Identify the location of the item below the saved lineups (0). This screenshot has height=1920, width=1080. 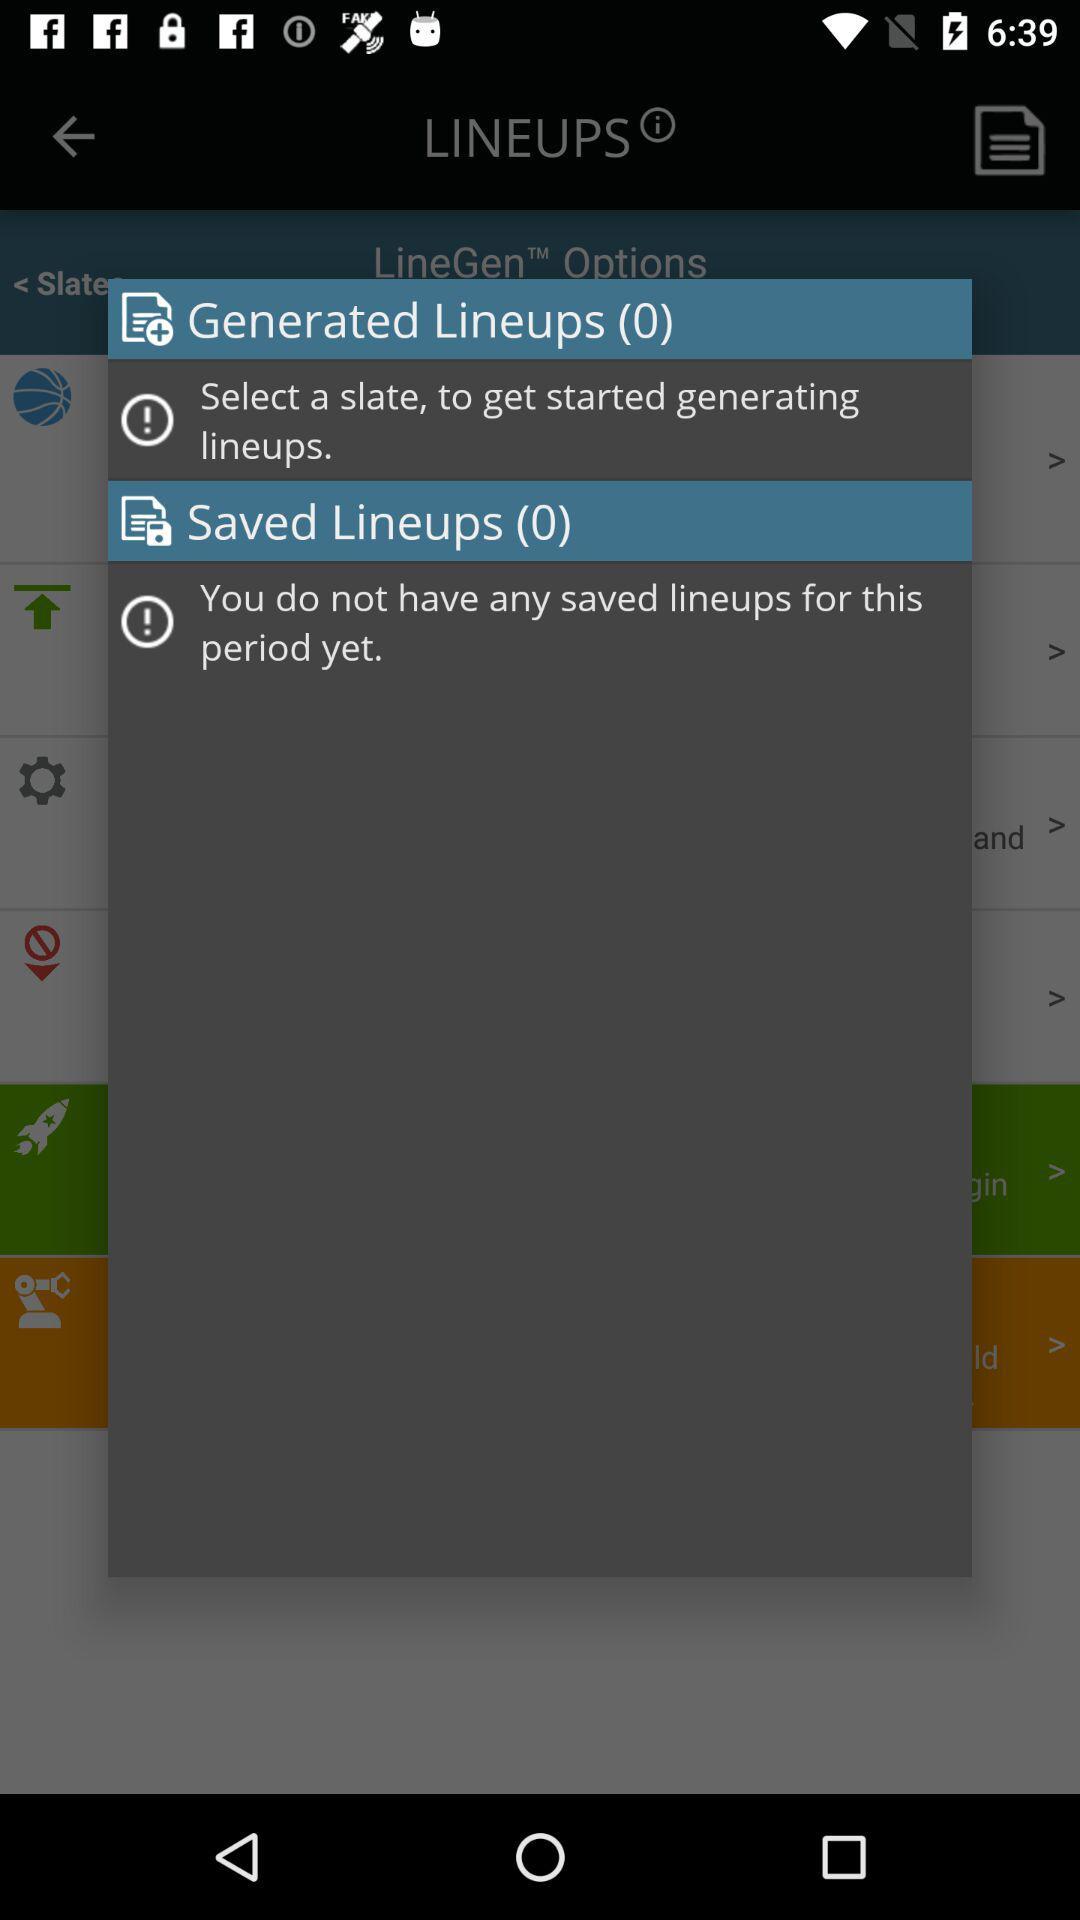
(579, 620).